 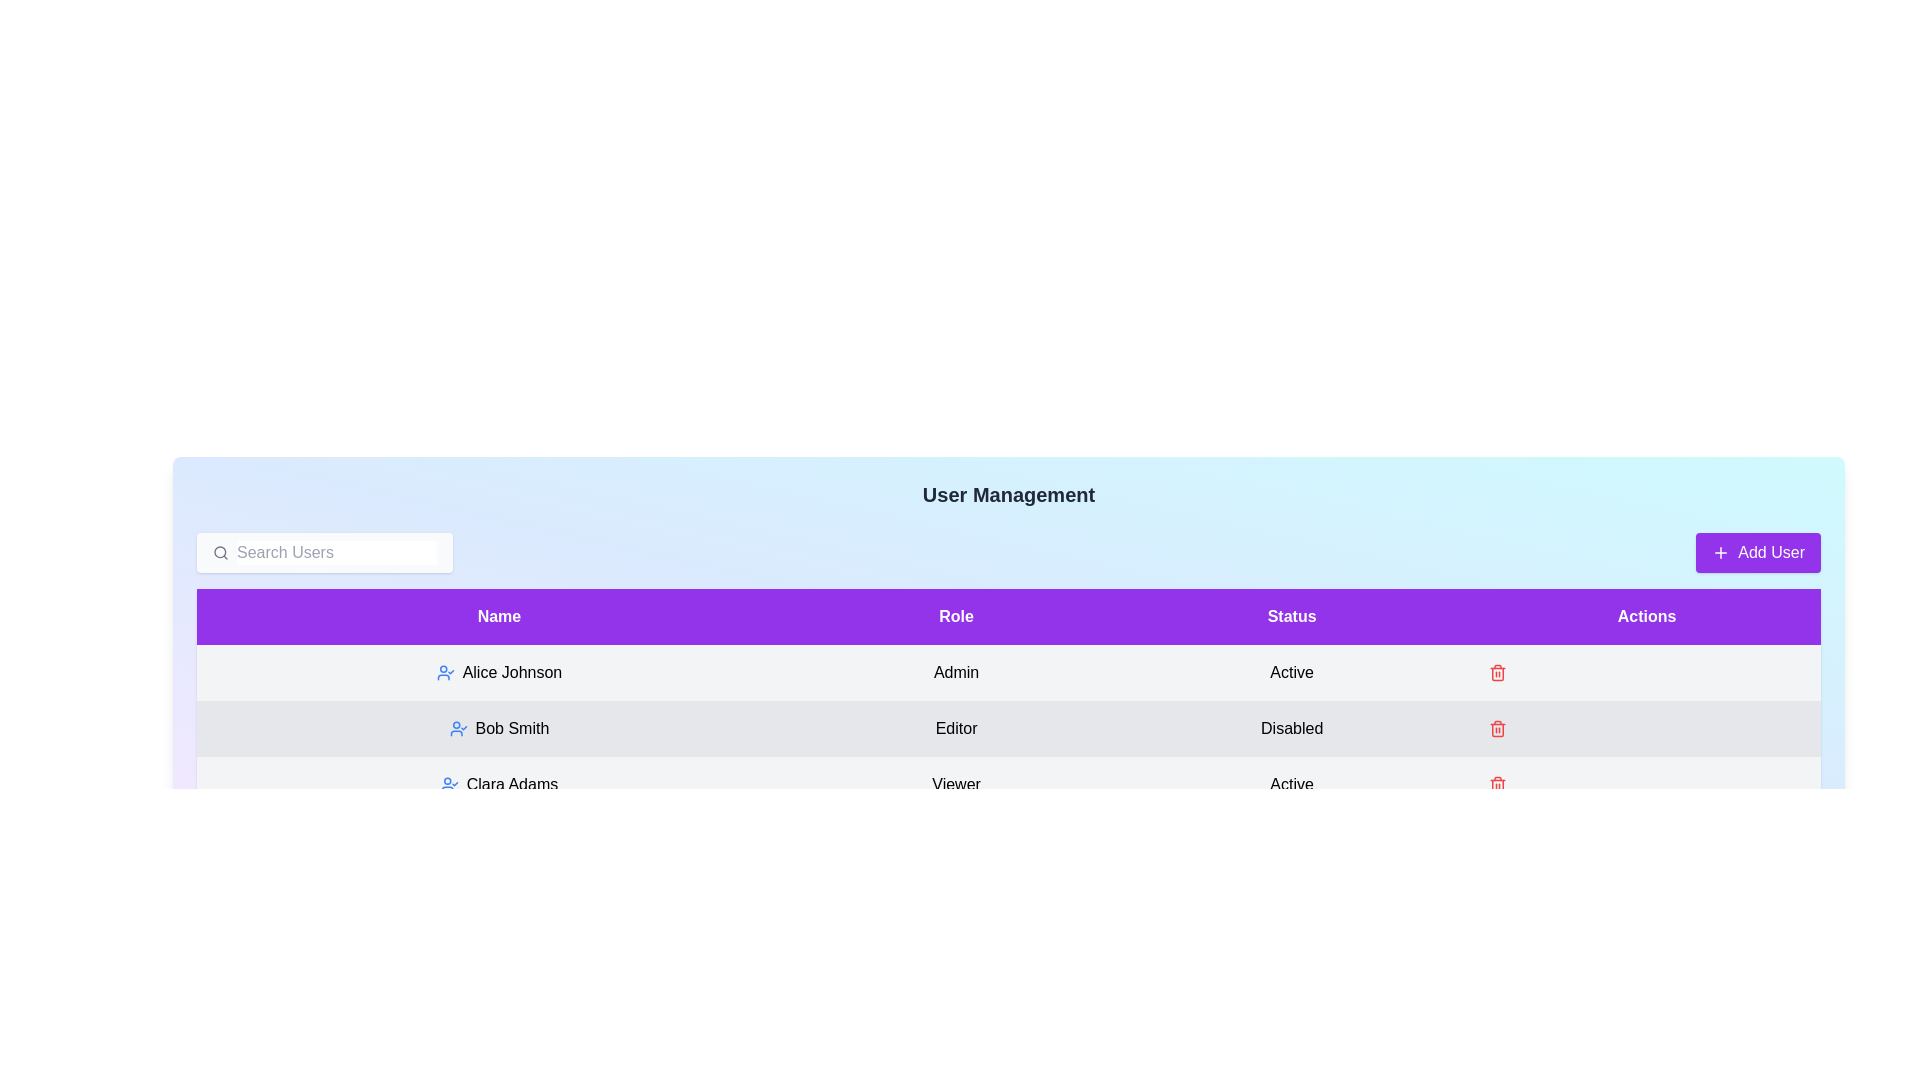 I want to click on the 'Add User' button to initiate the process of adding a new user, so click(x=1756, y=552).